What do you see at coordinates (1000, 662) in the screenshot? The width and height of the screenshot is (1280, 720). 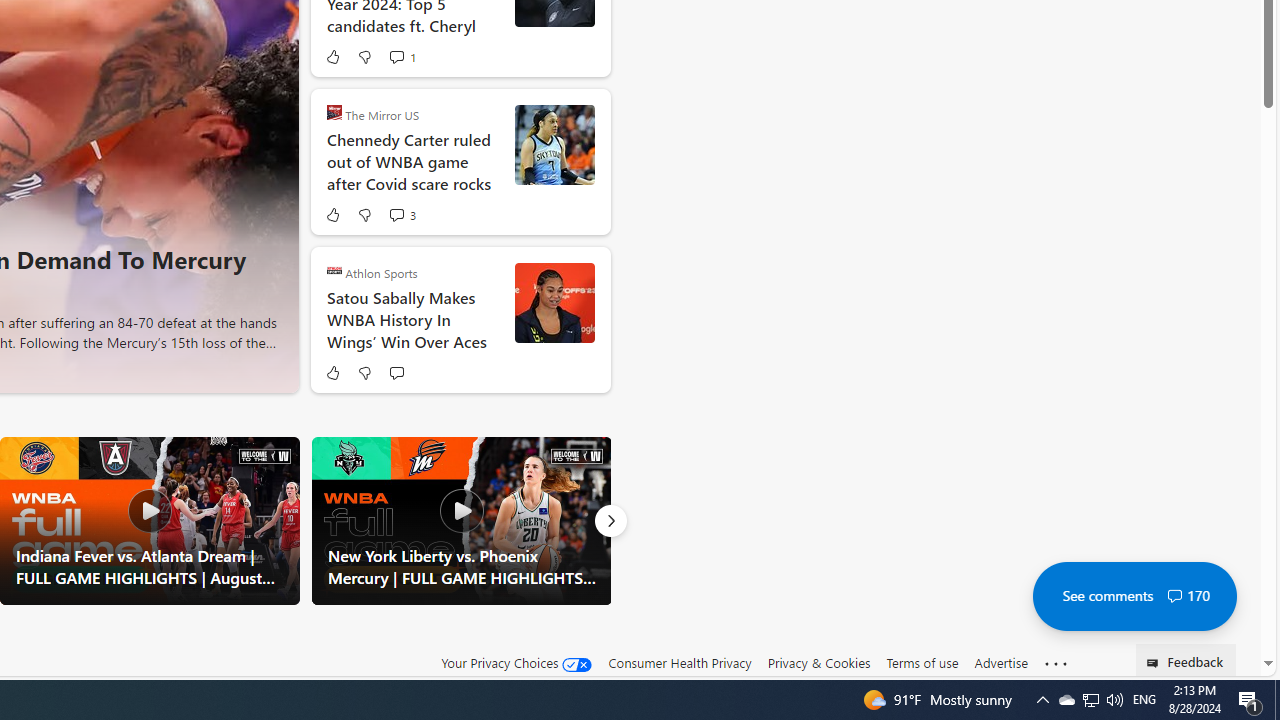 I see `'Advertise'` at bounding box center [1000, 662].